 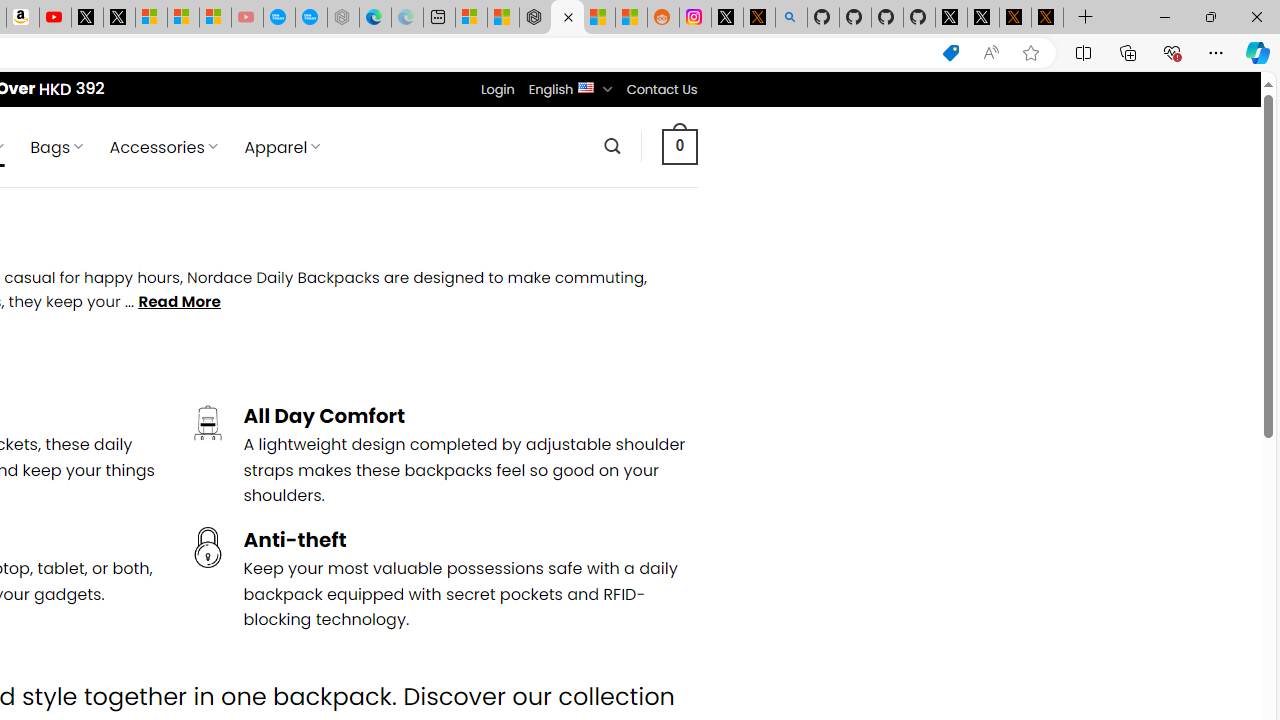 What do you see at coordinates (278, 17) in the screenshot?
I see `'Opinion: Op-Ed and Commentary - USA TODAY'` at bounding box center [278, 17].